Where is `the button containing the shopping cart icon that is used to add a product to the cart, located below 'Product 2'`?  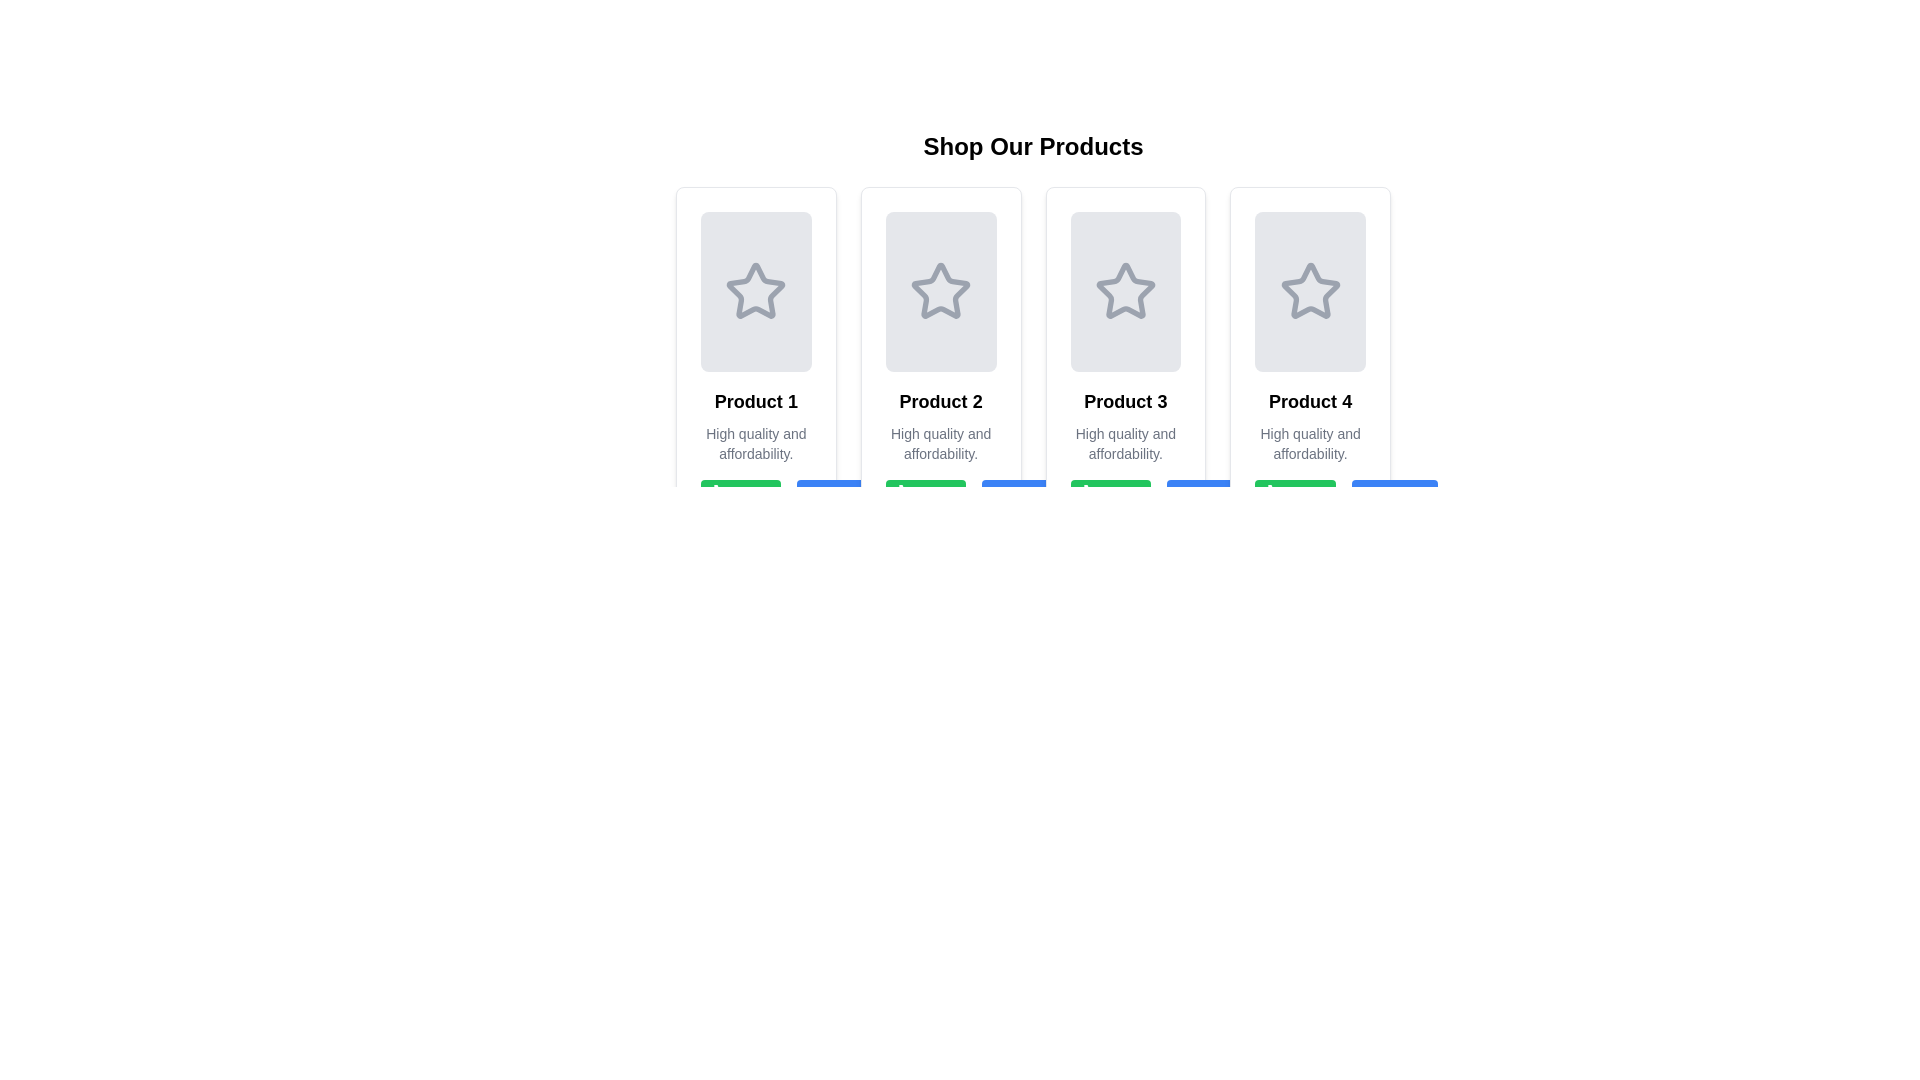 the button containing the shopping cart icon that is used to add a product to the cart, located below 'Product 2' is located at coordinates (908, 495).